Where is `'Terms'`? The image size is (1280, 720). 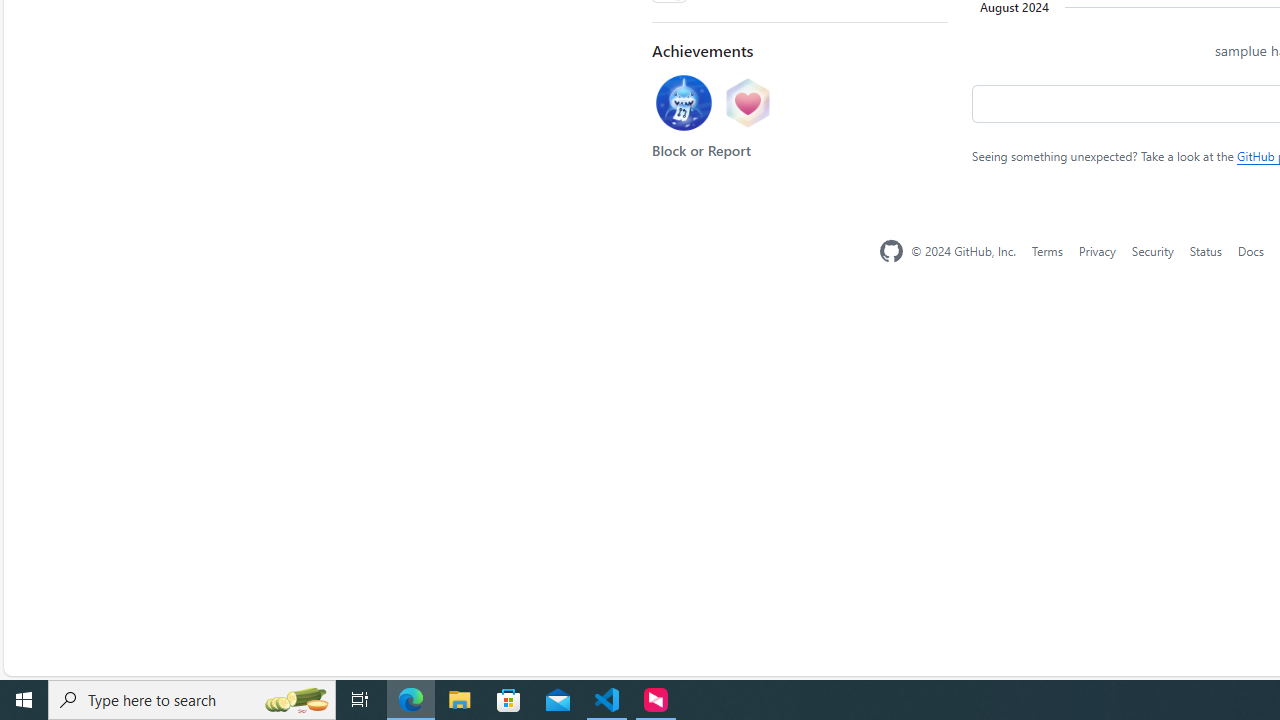
'Terms' is located at coordinates (1045, 250).